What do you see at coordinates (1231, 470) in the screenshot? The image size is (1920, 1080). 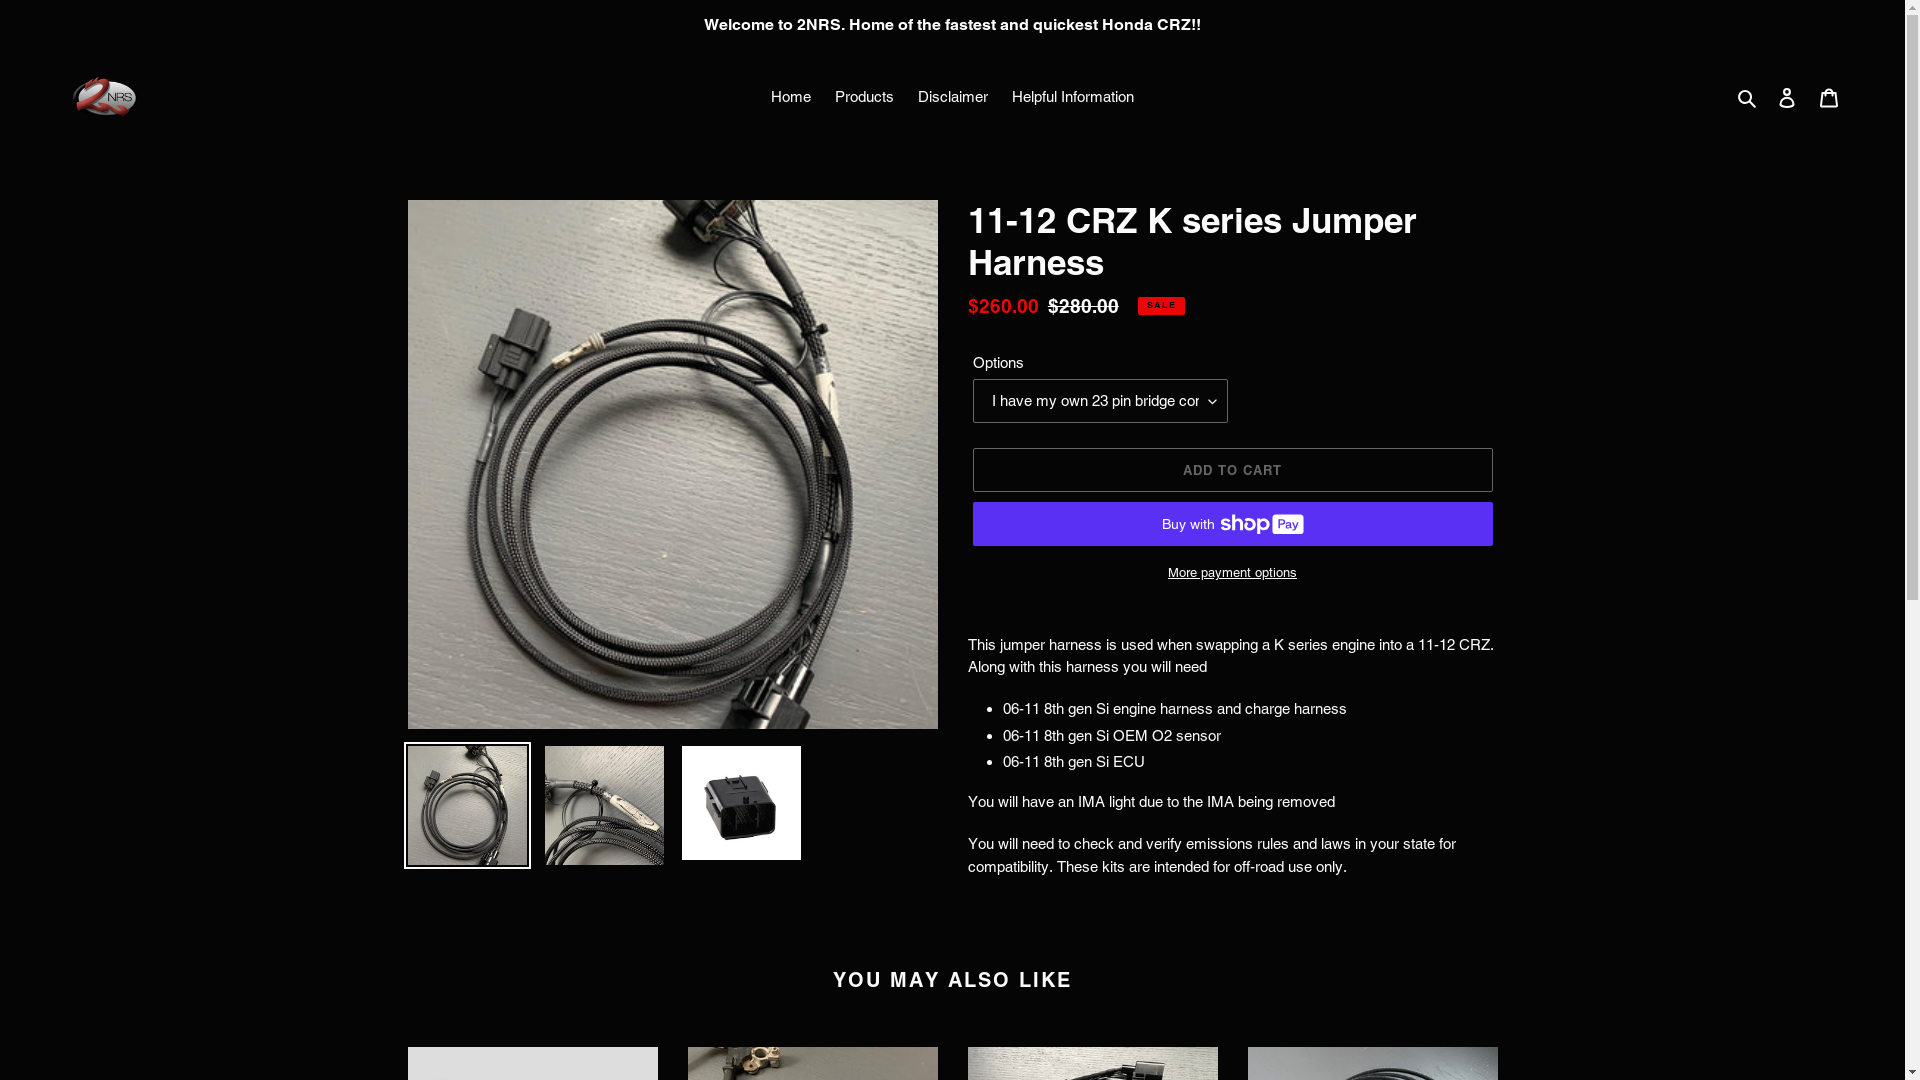 I see `'ADD TO CART'` at bounding box center [1231, 470].